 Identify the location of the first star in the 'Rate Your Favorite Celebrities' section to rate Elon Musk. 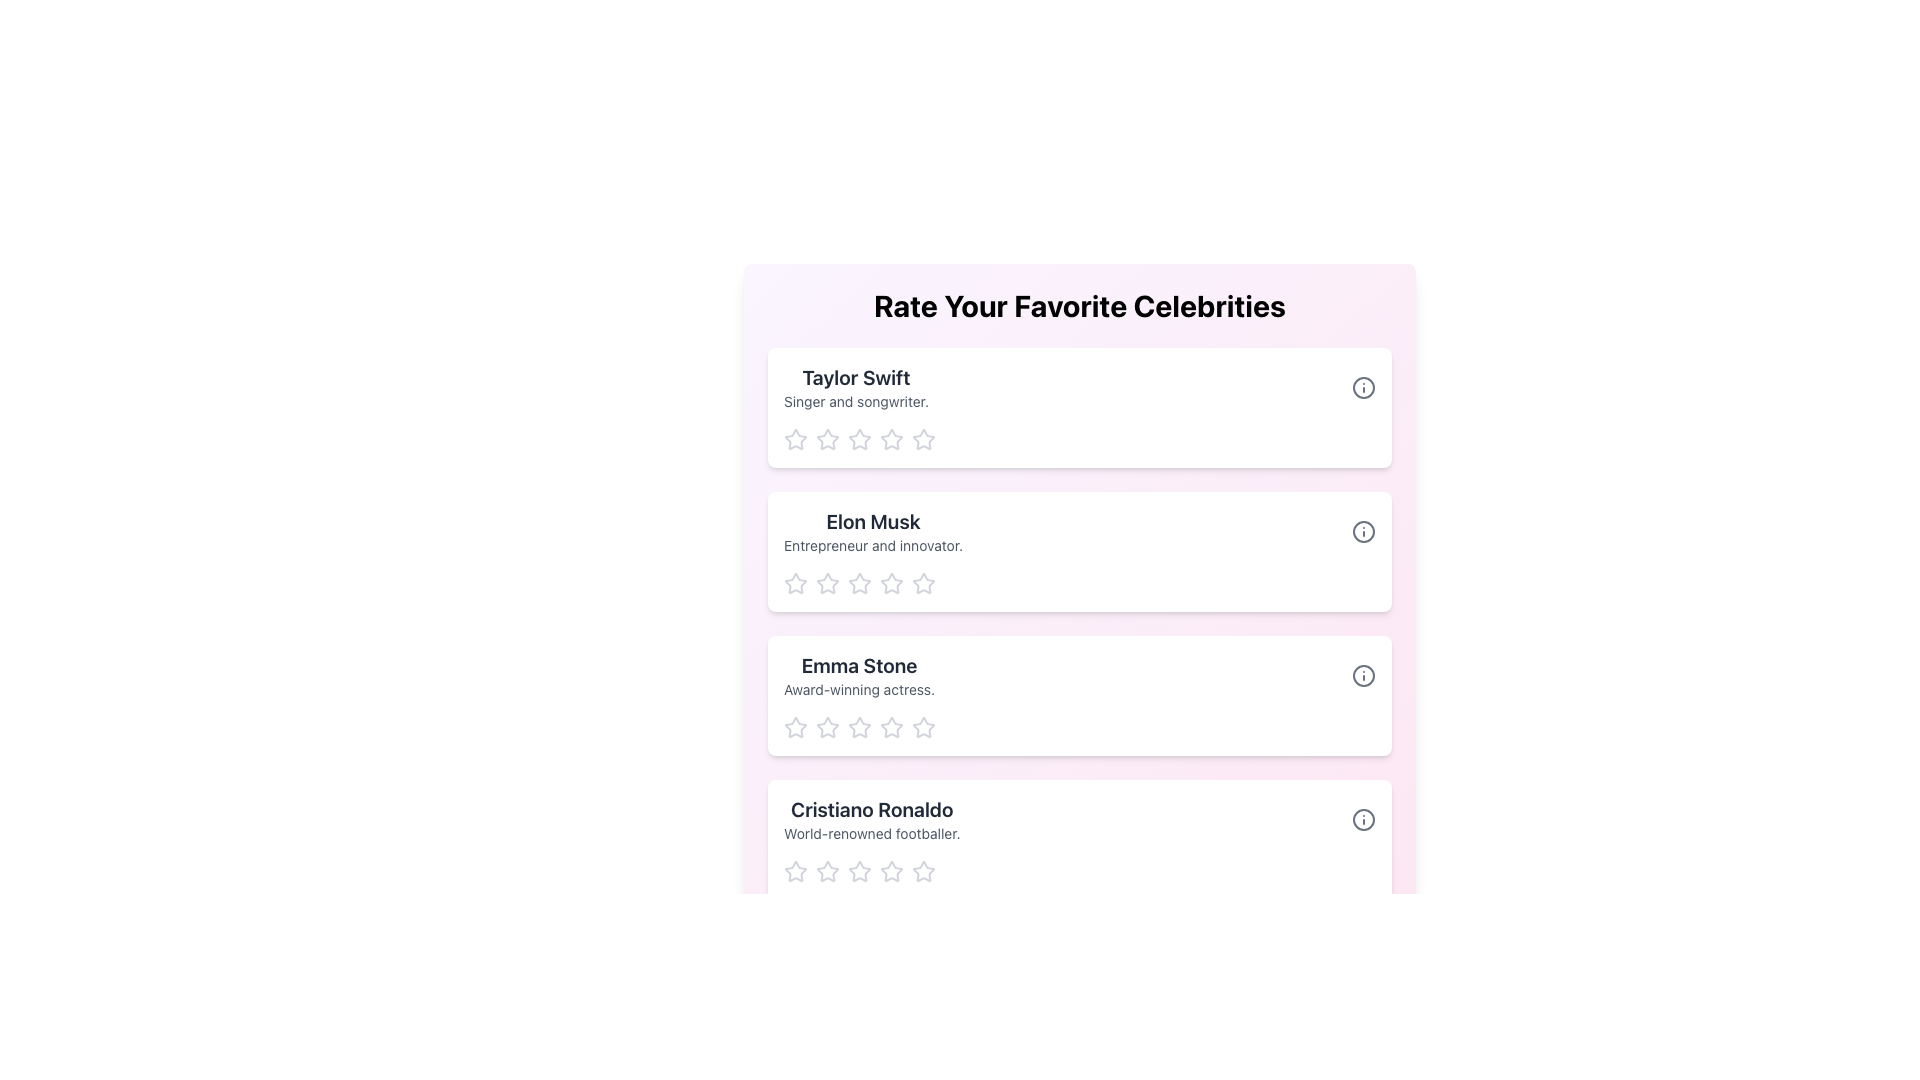
(828, 583).